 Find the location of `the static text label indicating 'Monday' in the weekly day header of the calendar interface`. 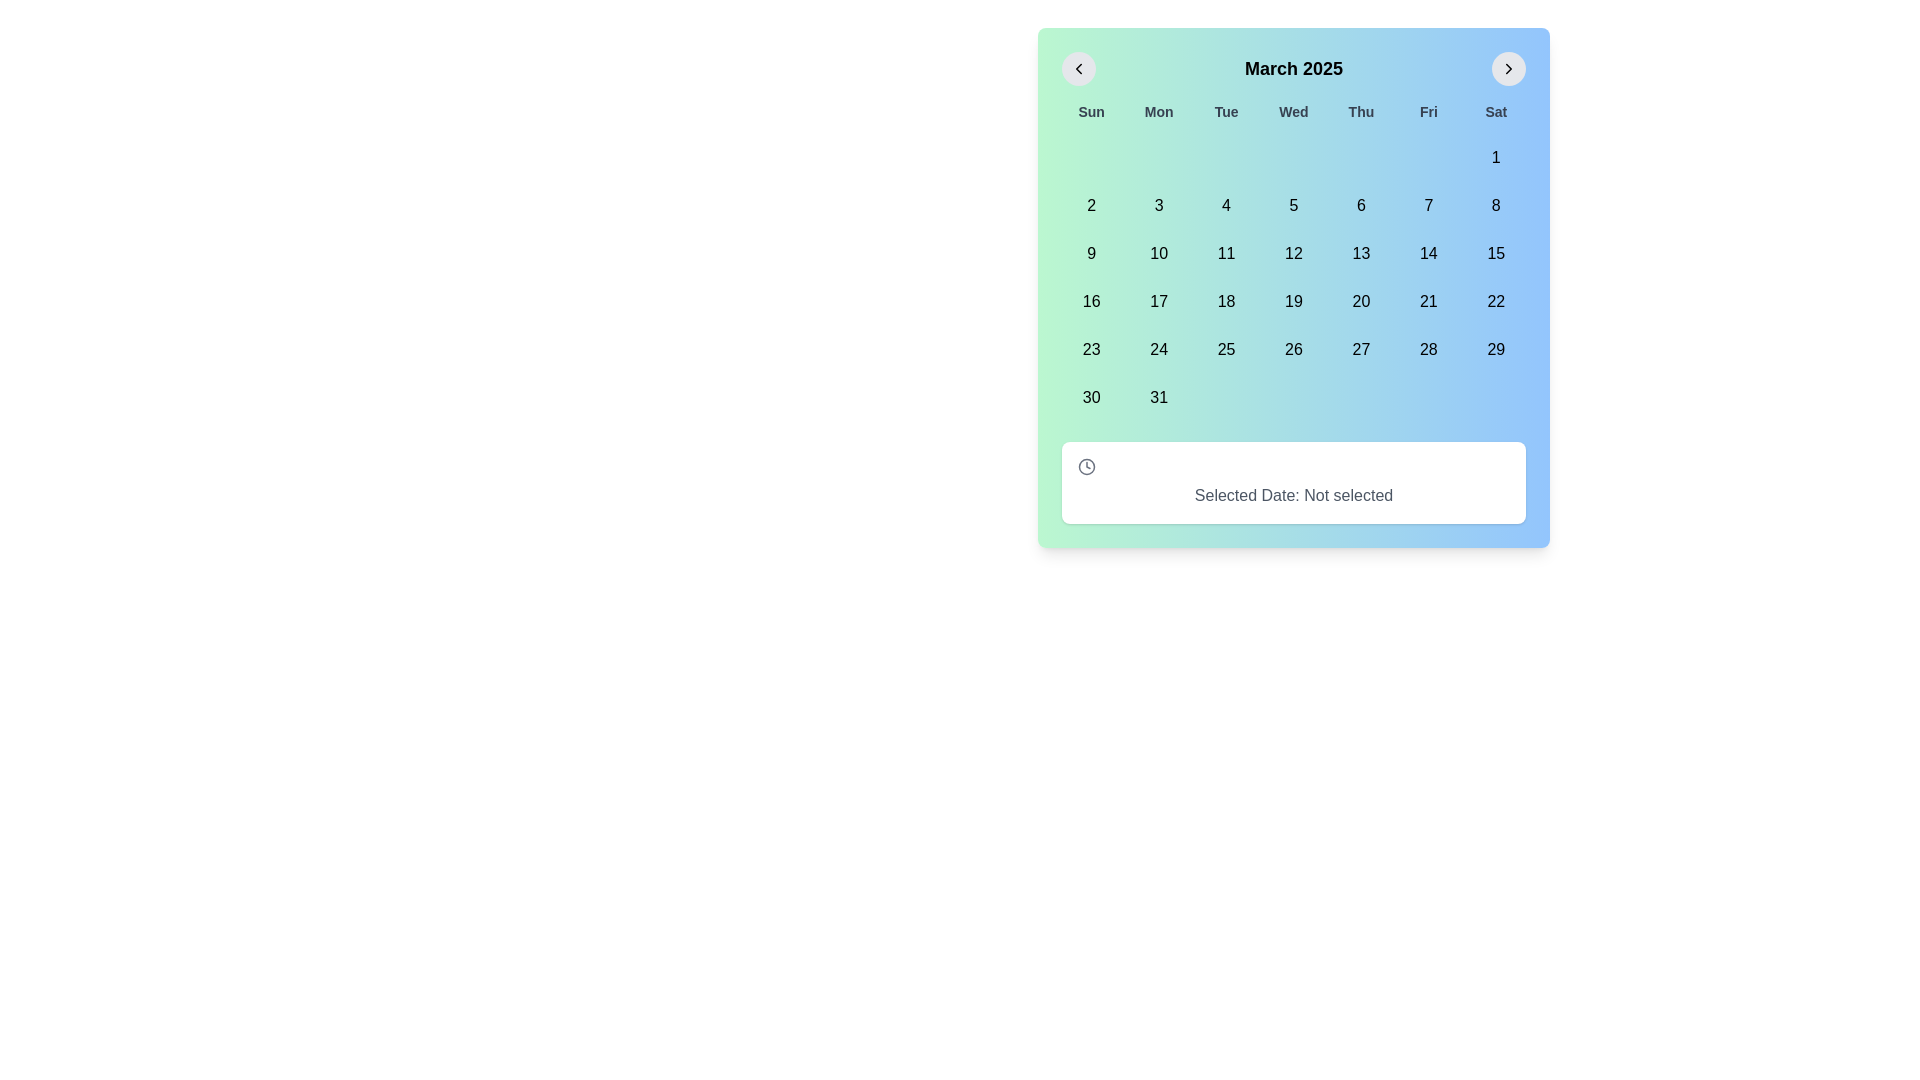

the static text label indicating 'Monday' in the weekly day header of the calendar interface is located at coordinates (1159, 111).